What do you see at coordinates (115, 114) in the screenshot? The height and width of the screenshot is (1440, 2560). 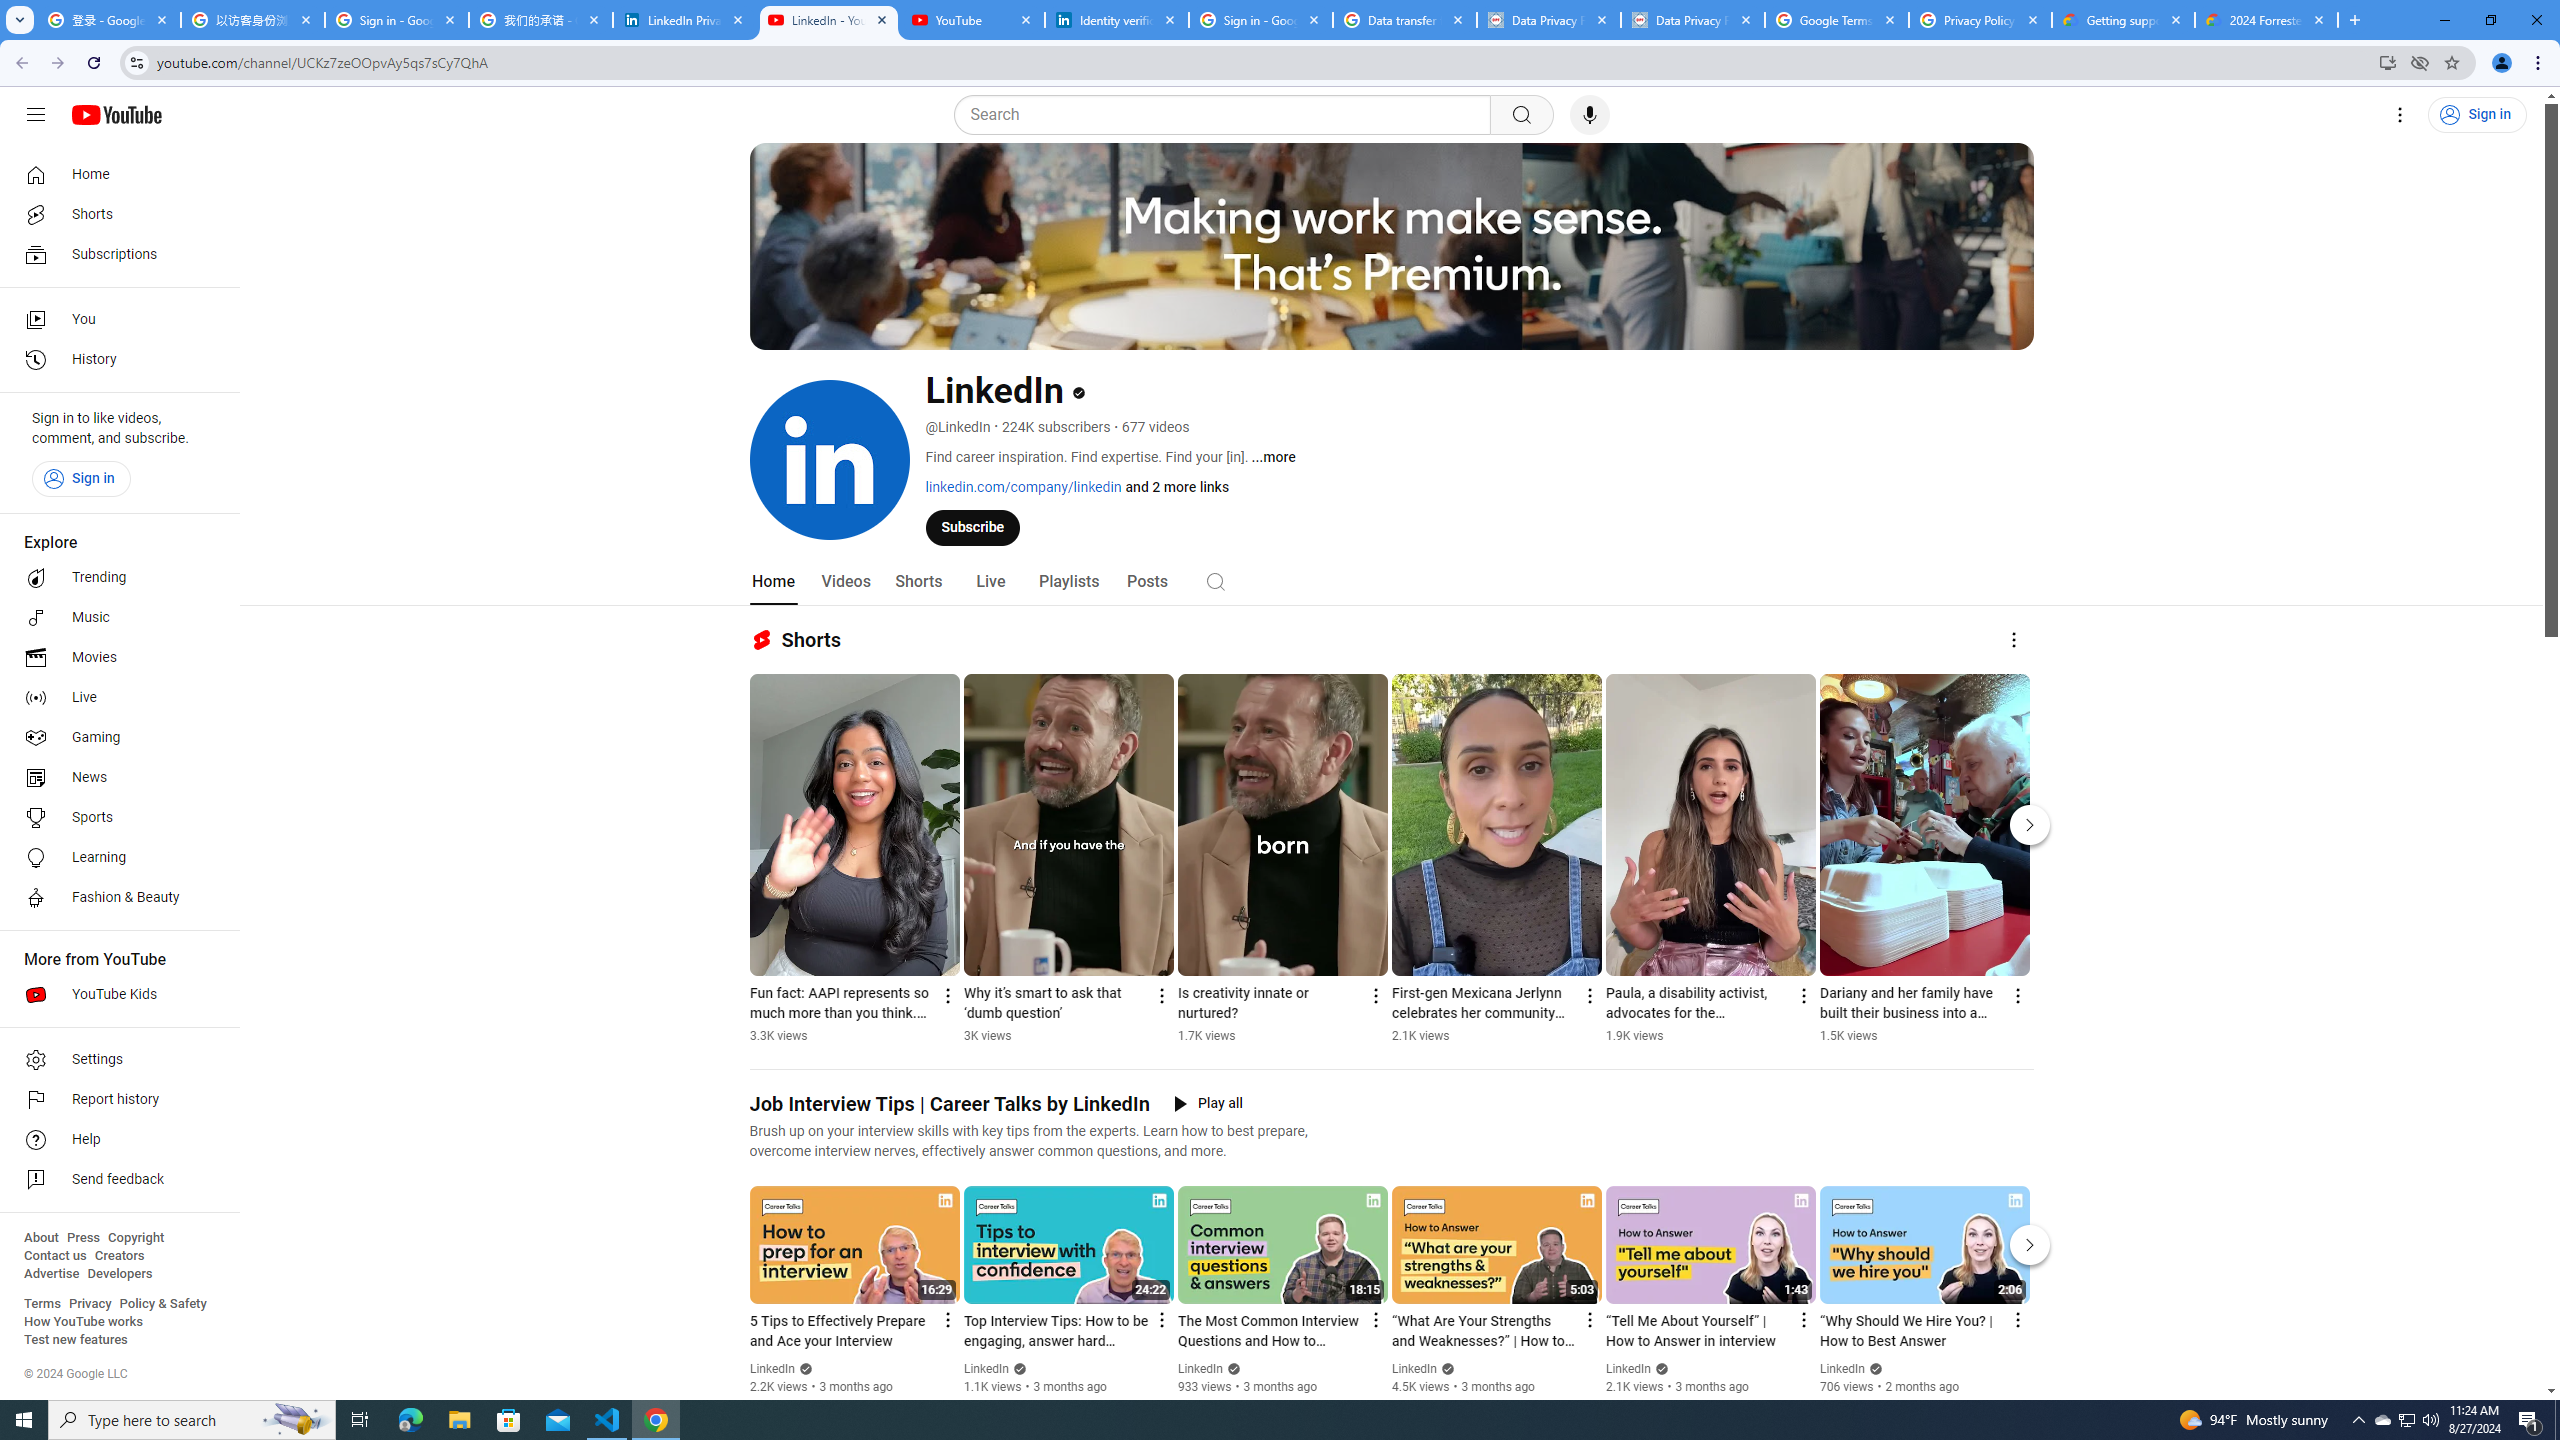 I see `'YouTube Home'` at bounding box center [115, 114].